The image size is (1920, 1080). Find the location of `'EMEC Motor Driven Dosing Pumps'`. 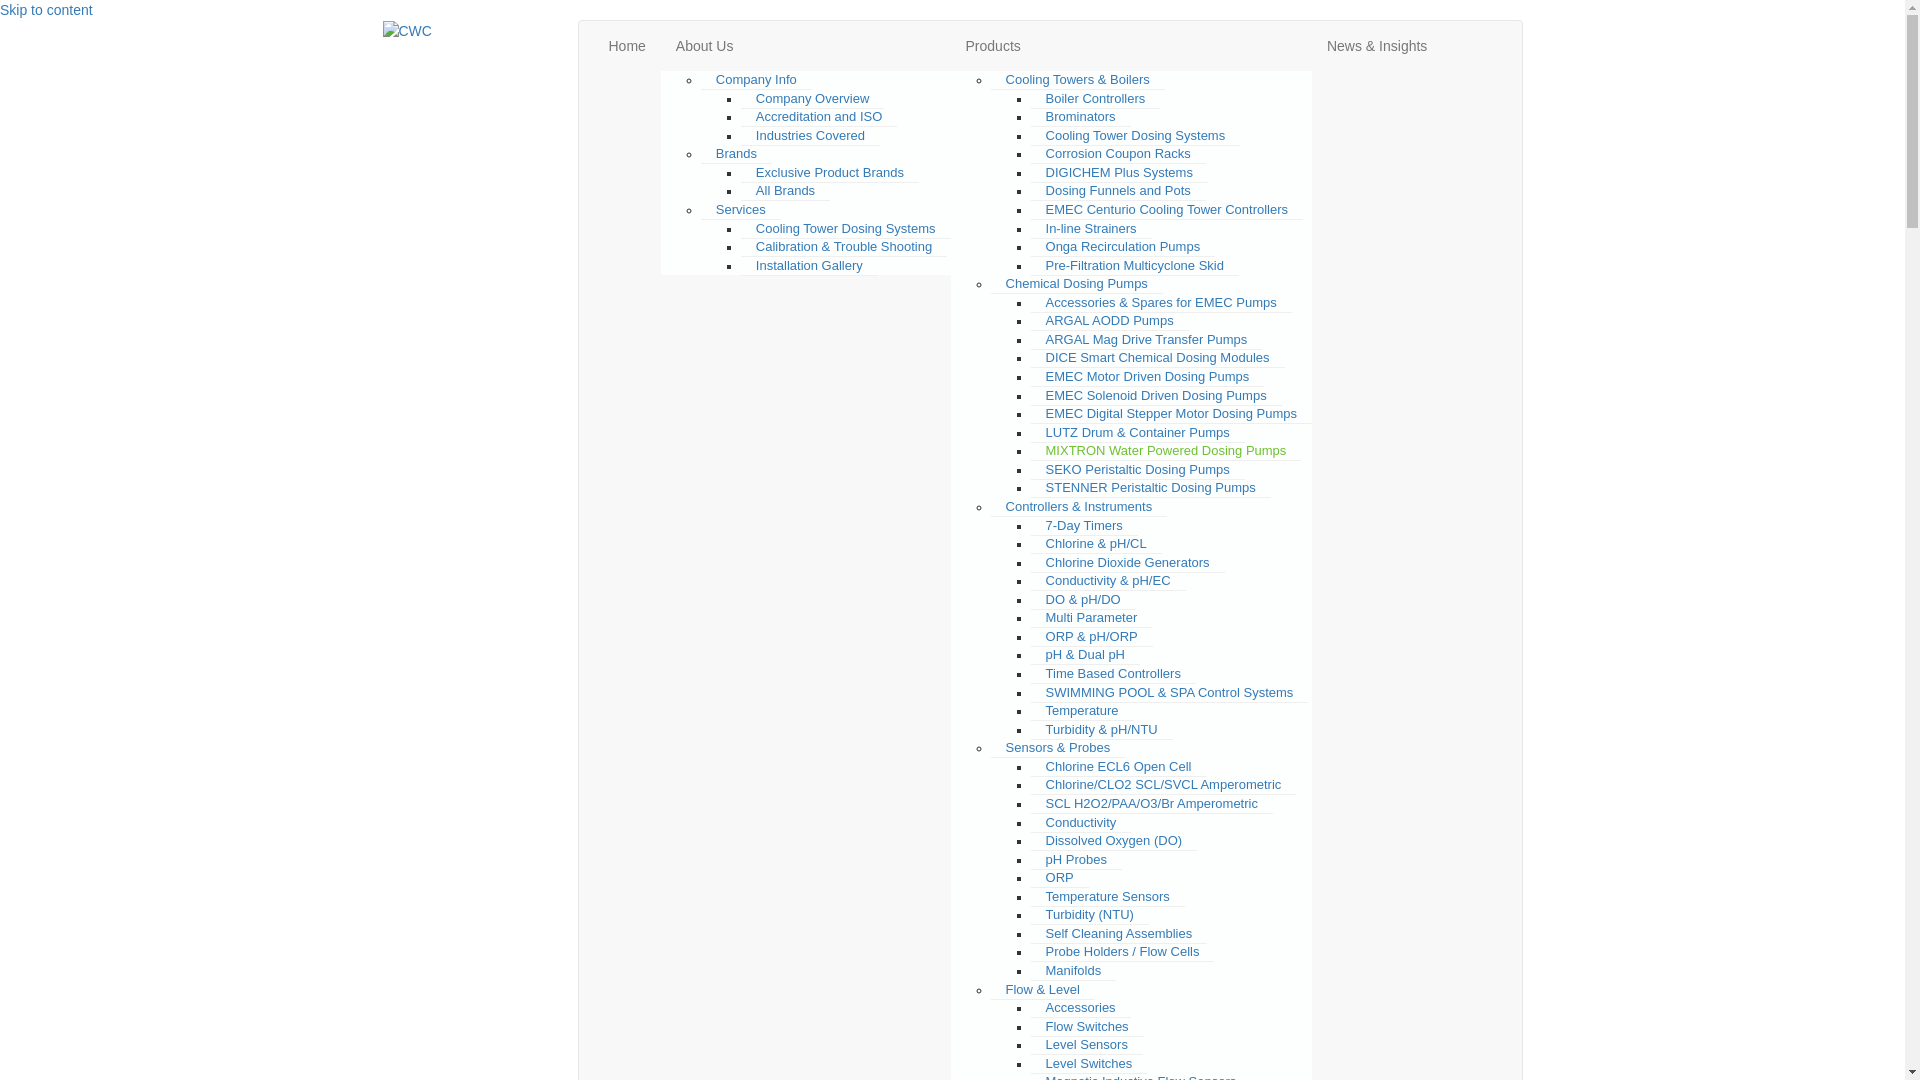

'EMEC Motor Driven Dosing Pumps' is located at coordinates (1147, 377).